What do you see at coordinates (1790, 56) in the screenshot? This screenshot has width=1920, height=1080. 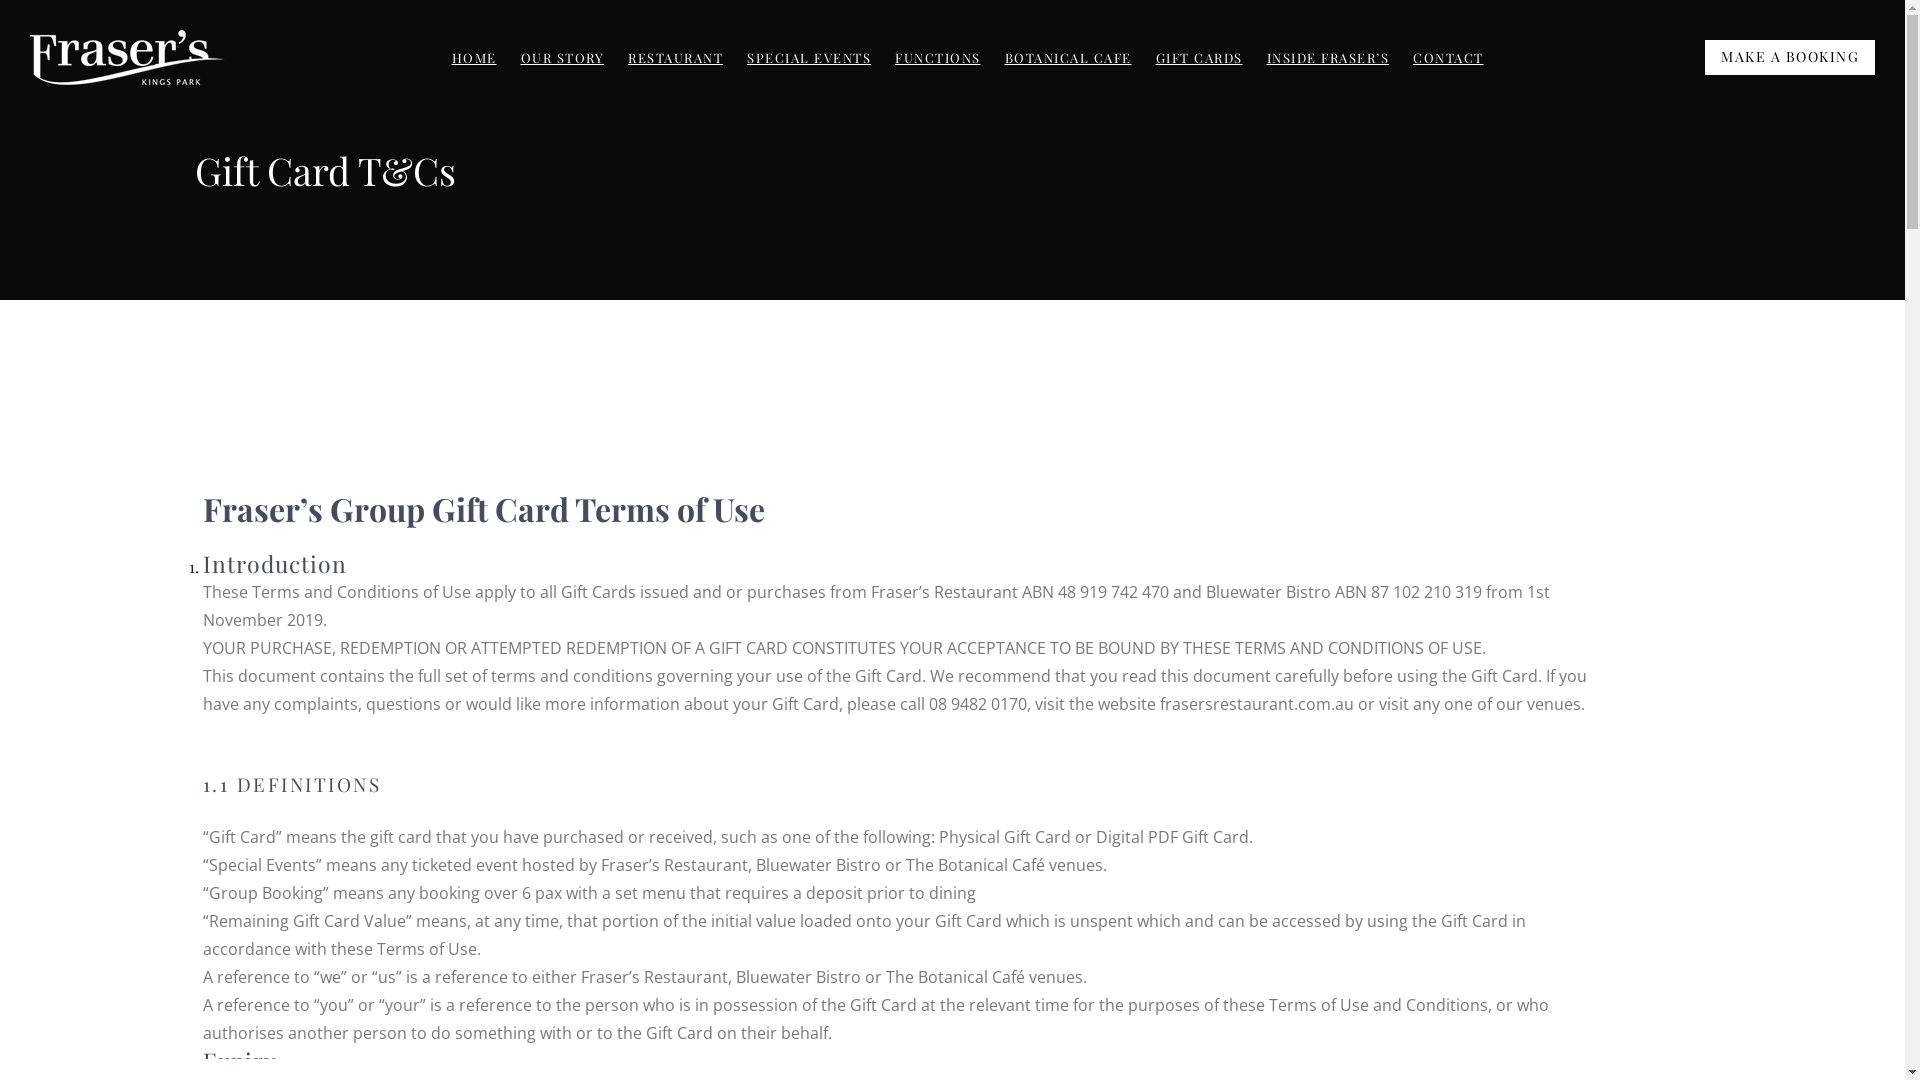 I see `'MAKE A BOOKING'` at bounding box center [1790, 56].